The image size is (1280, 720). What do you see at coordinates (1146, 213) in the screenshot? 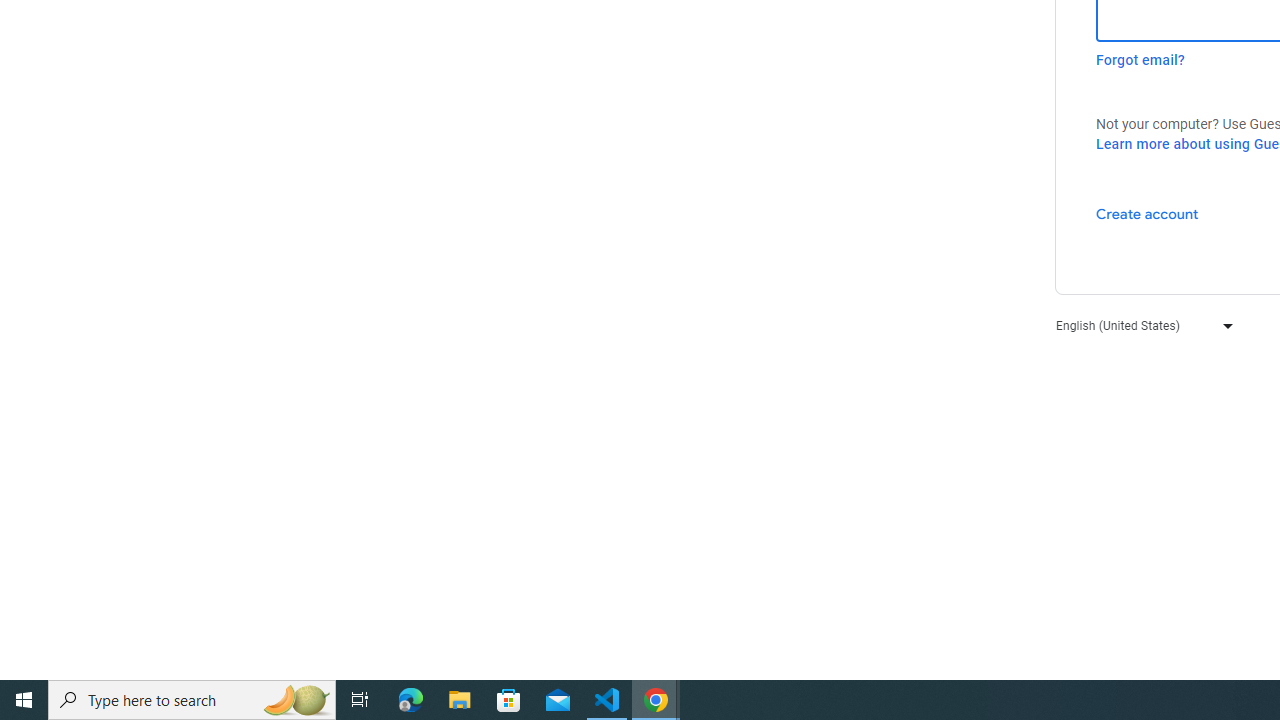
I see `'Create account'` at bounding box center [1146, 213].